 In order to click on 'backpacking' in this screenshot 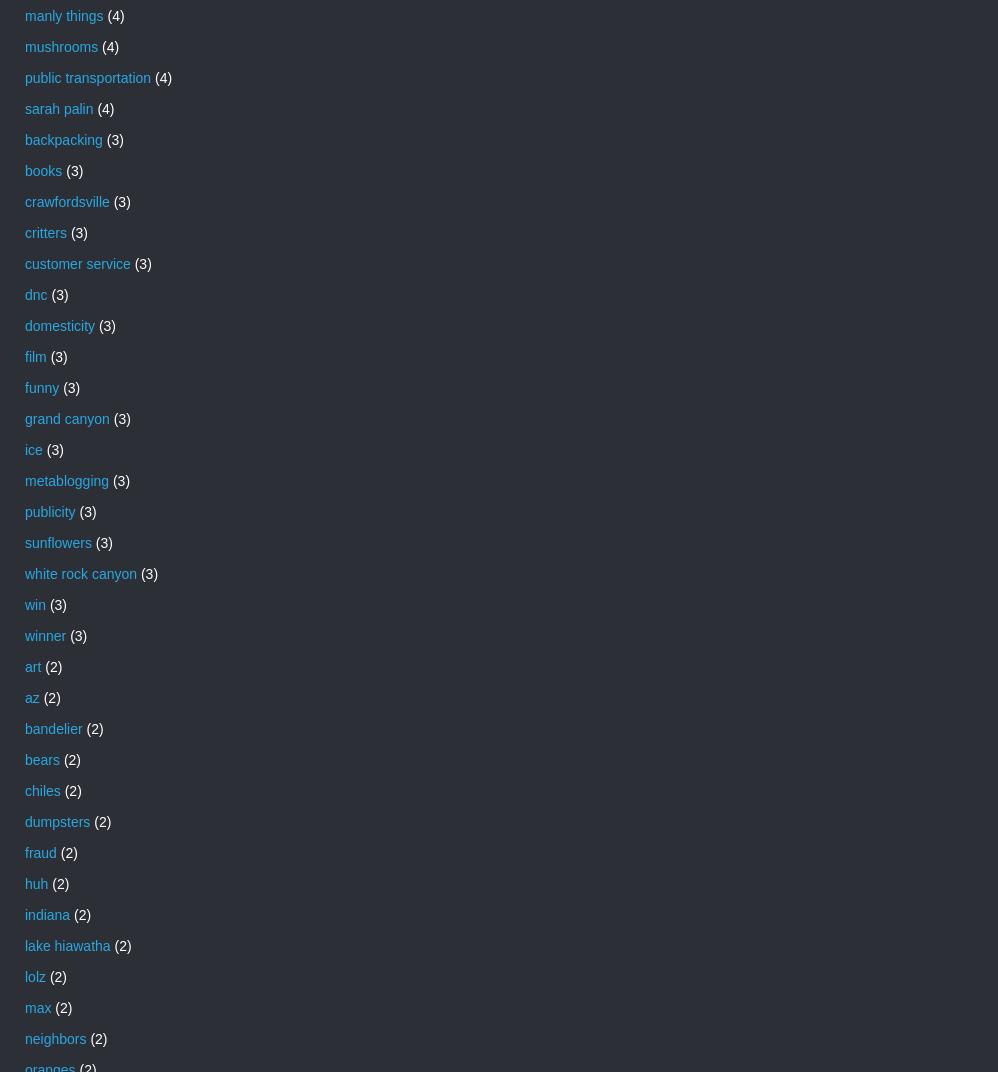, I will do `click(62, 138)`.